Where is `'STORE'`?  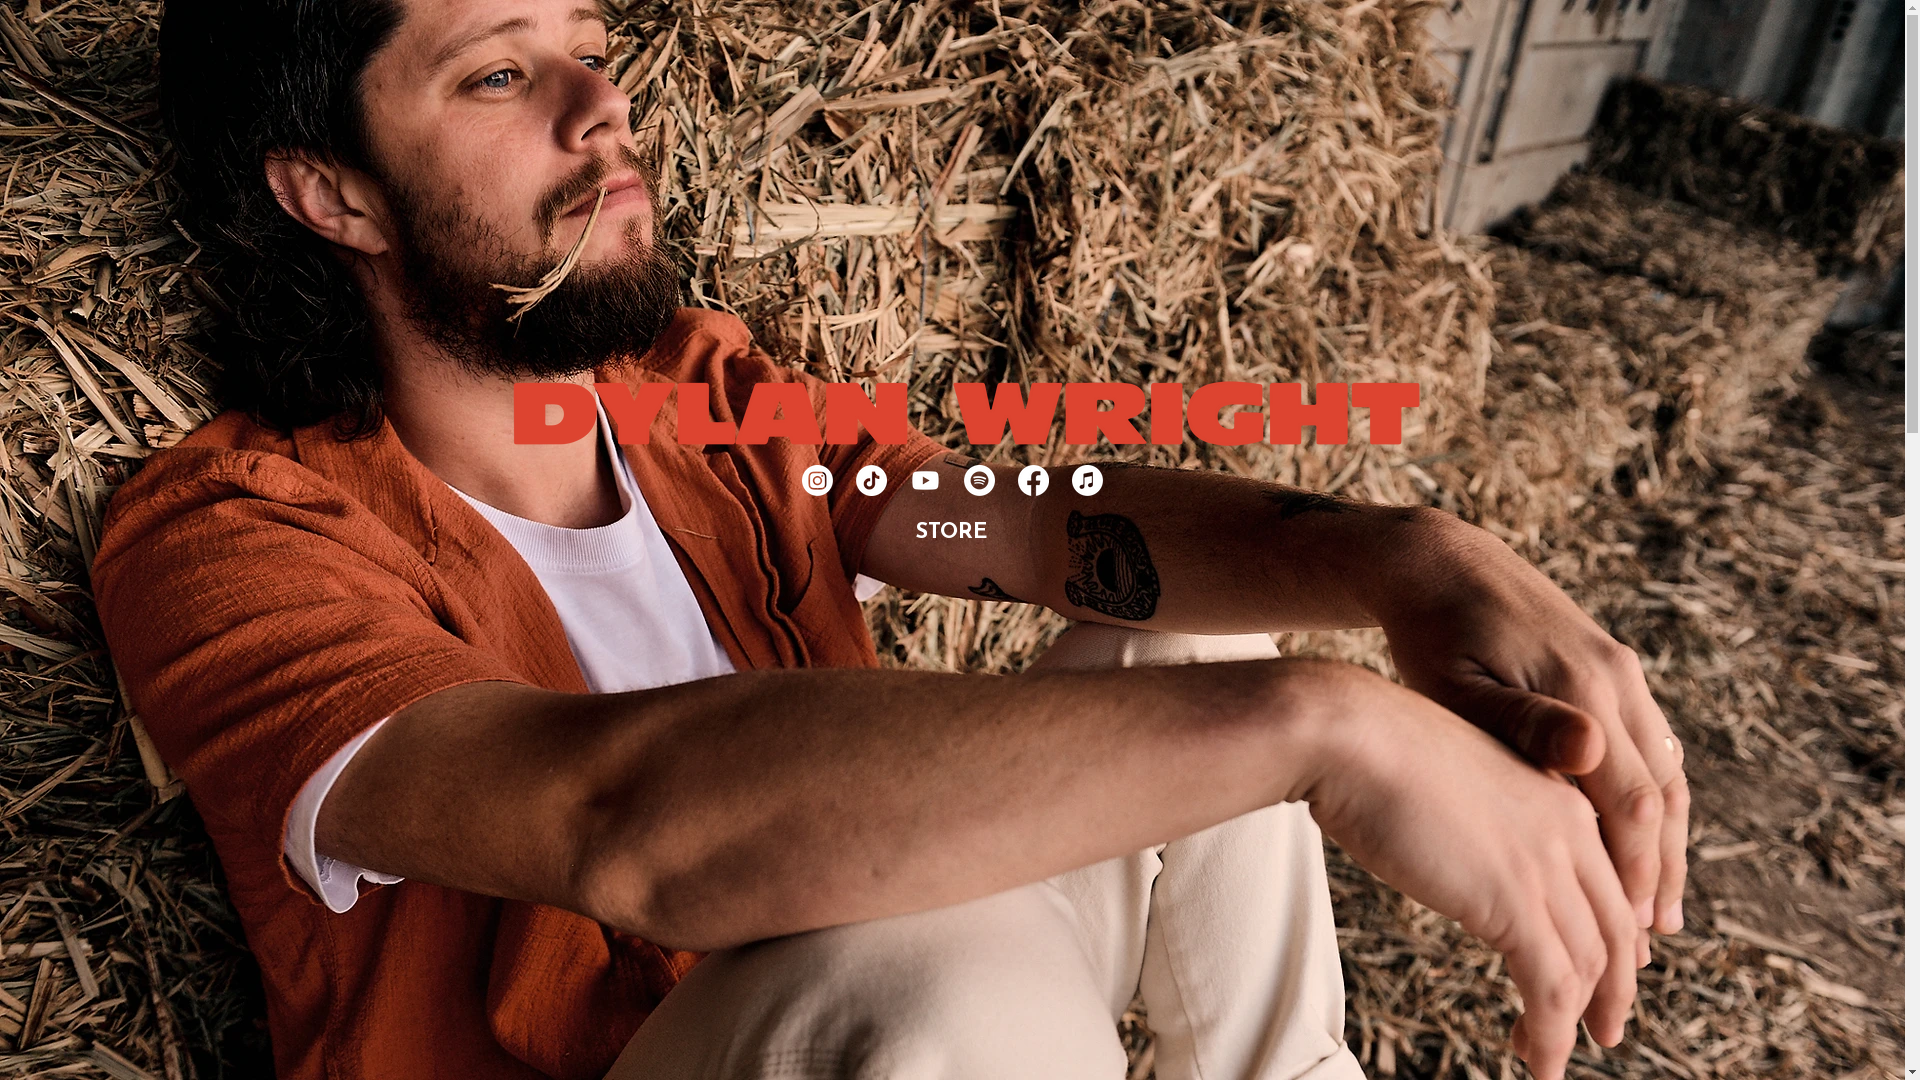 'STORE' is located at coordinates (949, 531).